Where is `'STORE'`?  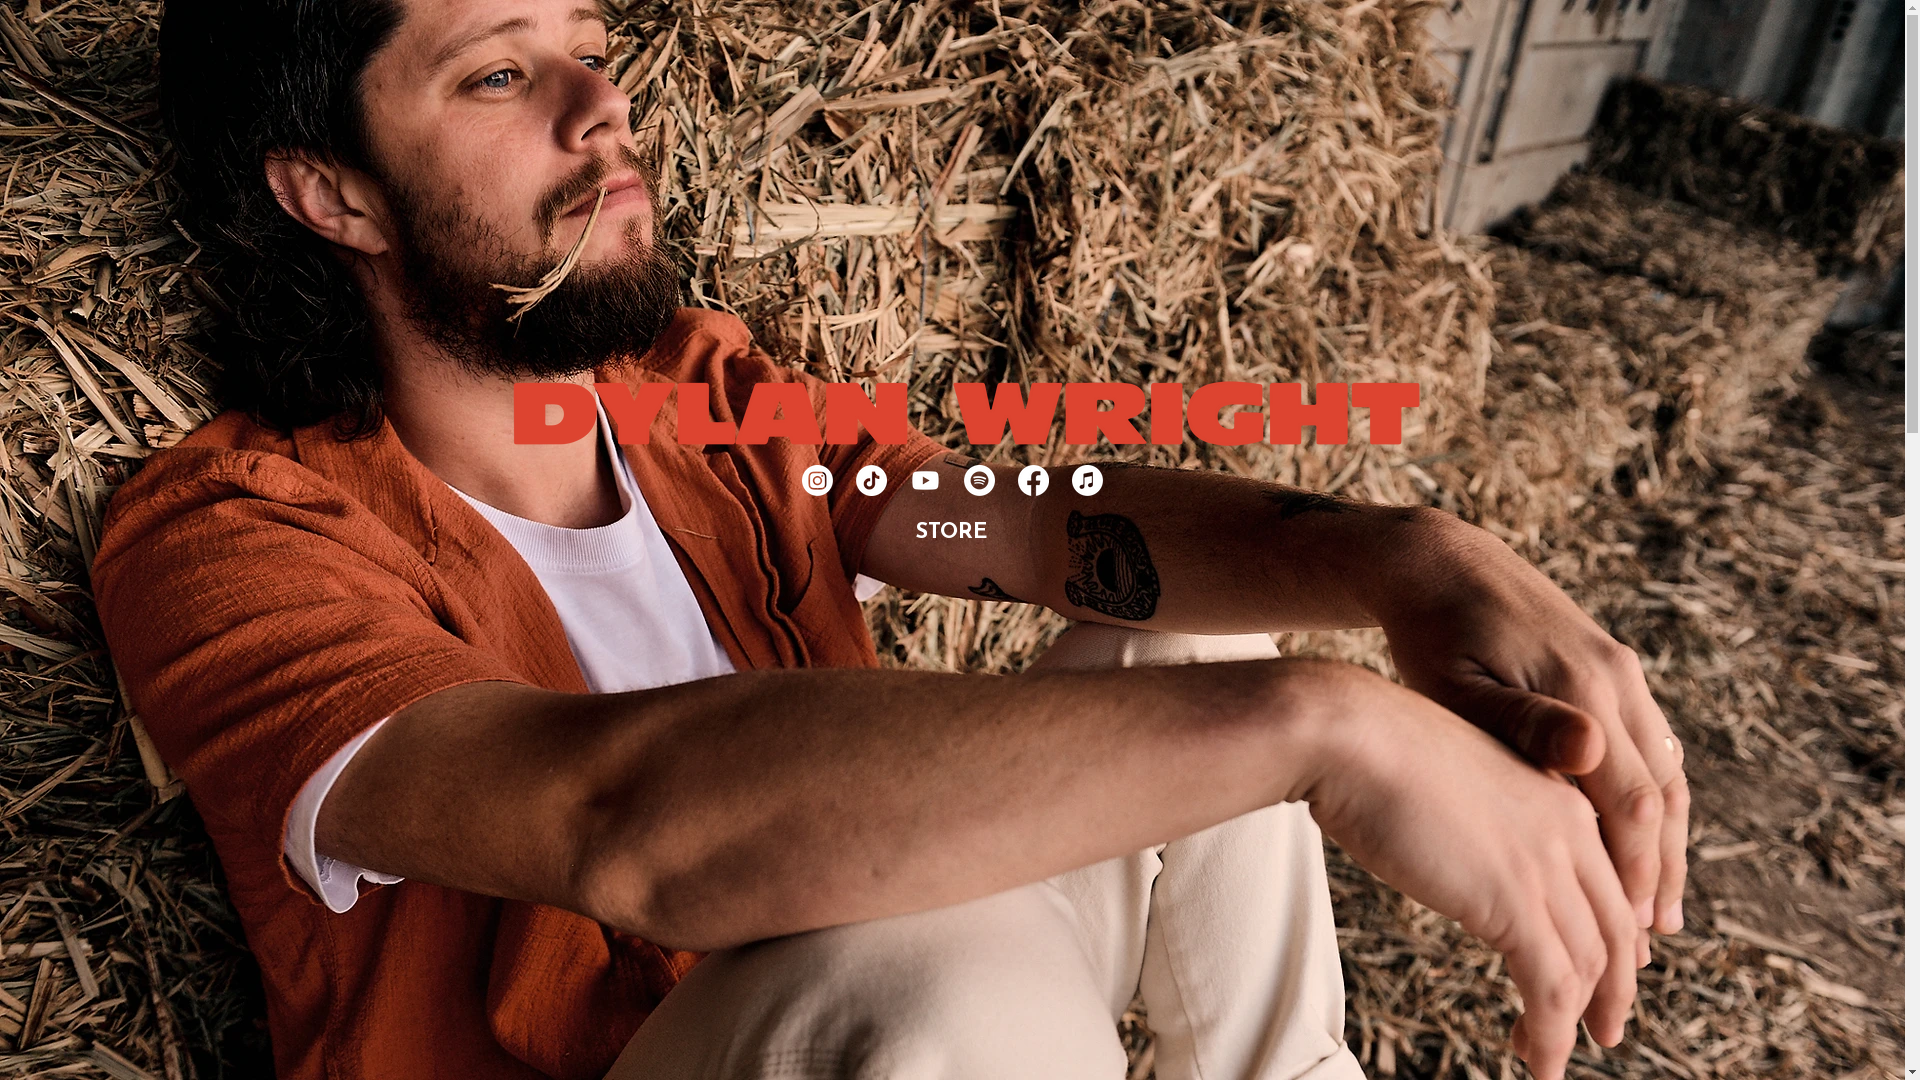 'STORE' is located at coordinates (949, 531).